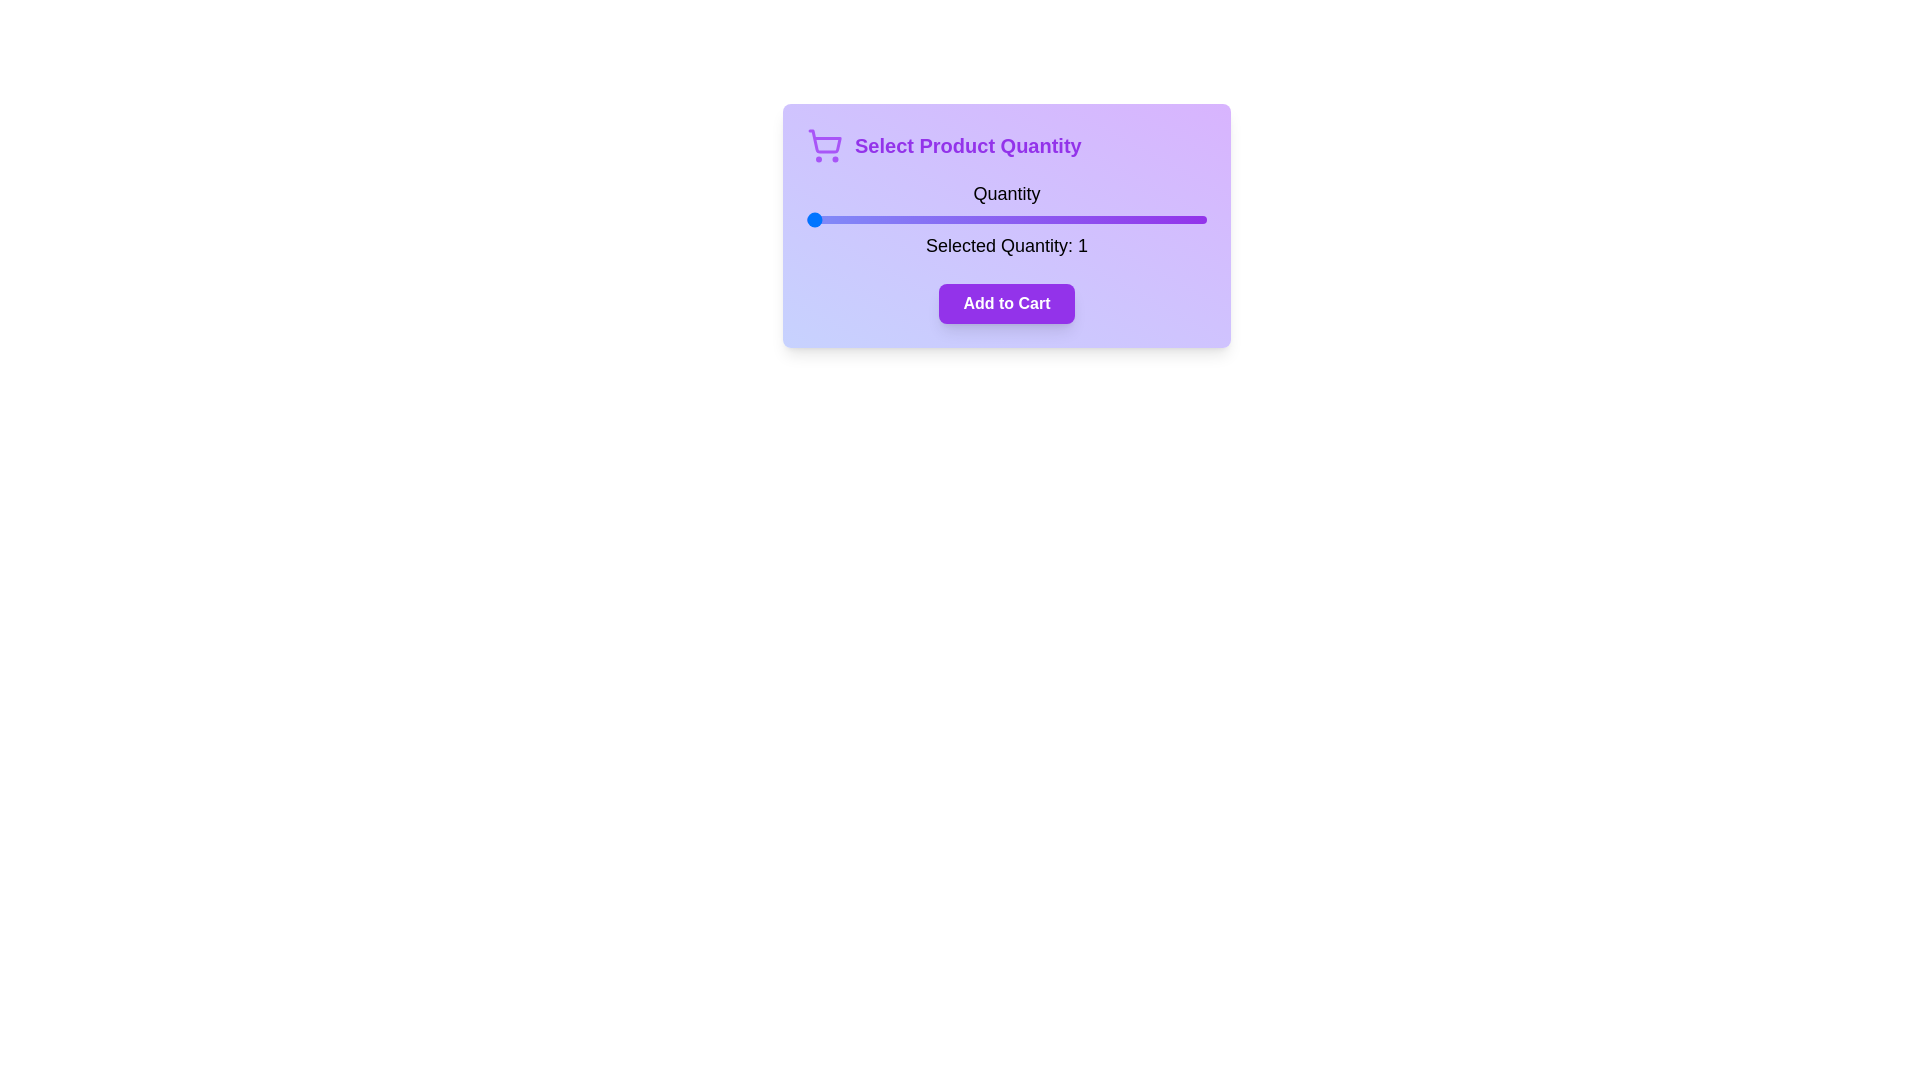  What do you see at coordinates (1007, 304) in the screenshot?
I see `the 'Add to Cart' button to confirm the selected quantity` at bounding box center [1007, 304].